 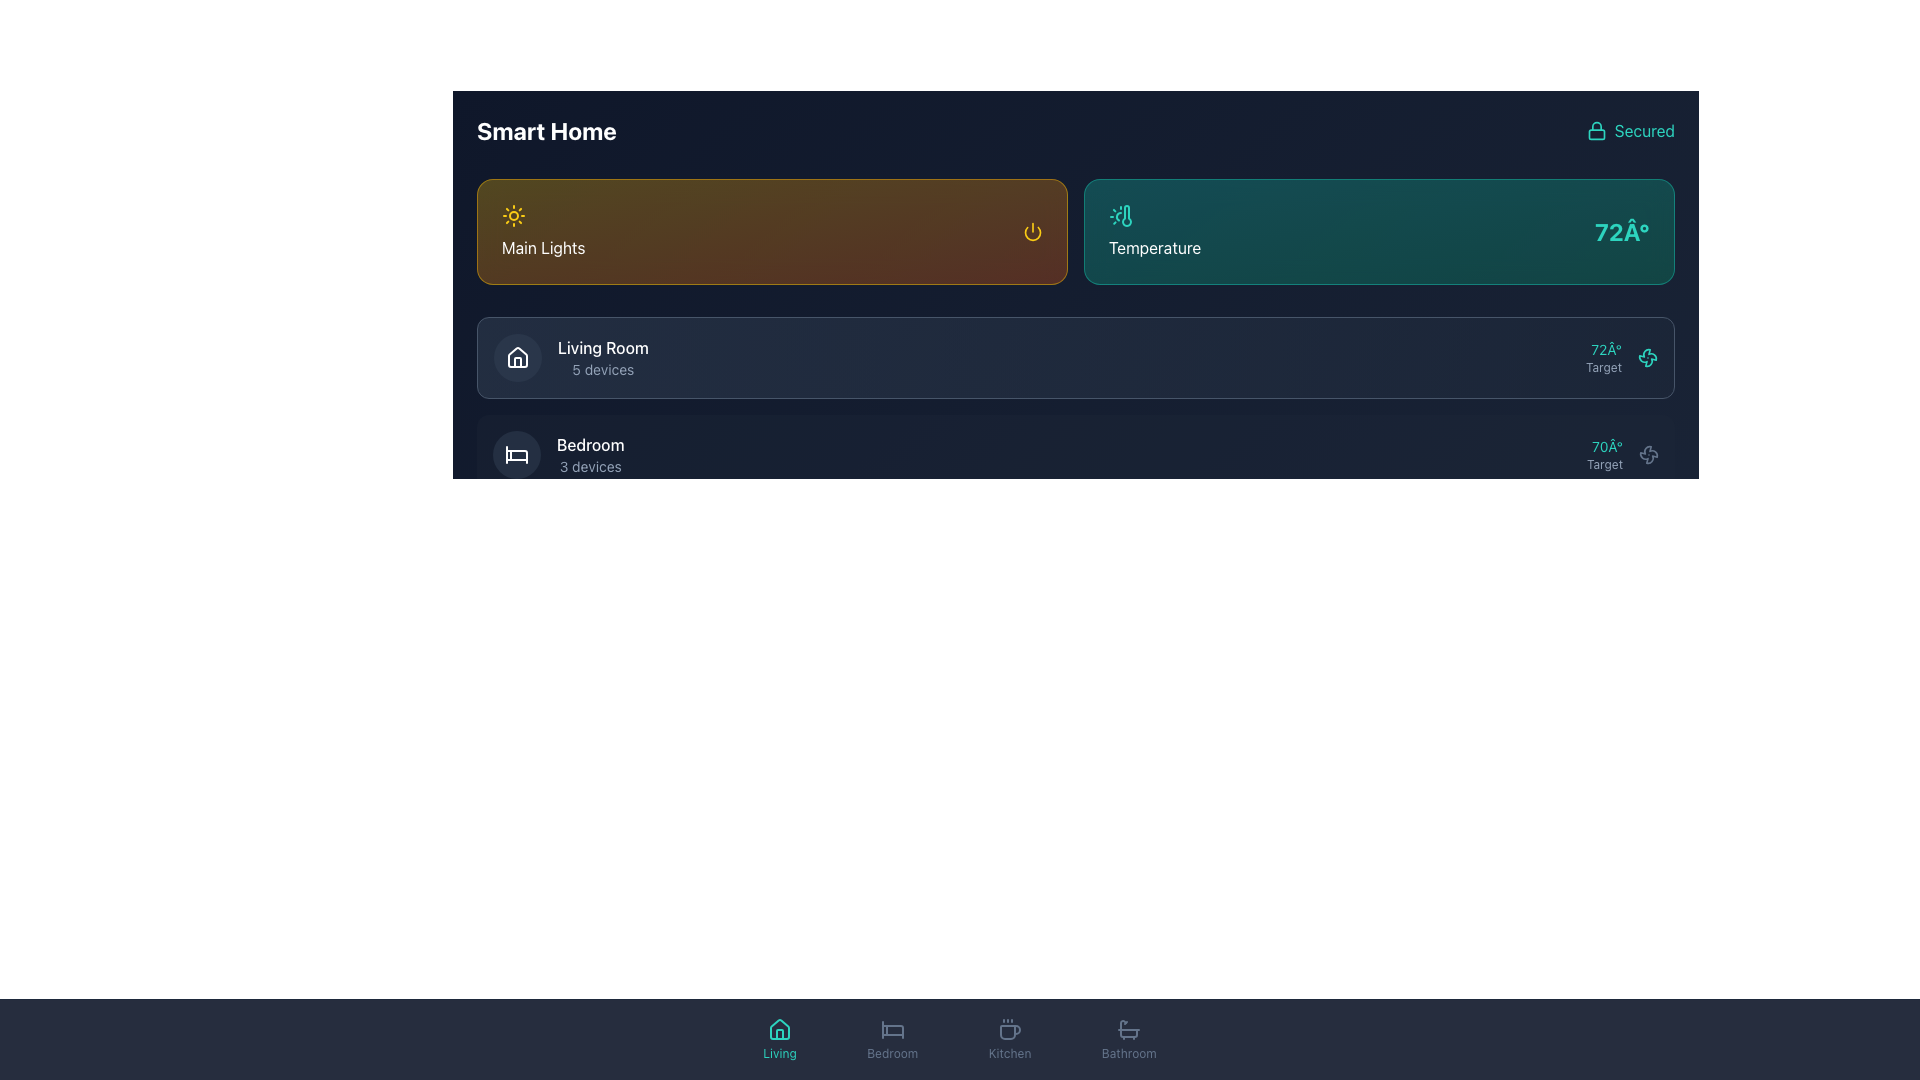 What do you see at coordinates (1622, 455) in the screenshot?
I see `the Temperature display in the bottom-right corner of the 'Bedroom' card, which shows a teal '70°' and a grey 'Target' label with a fan icon` at bounding box center [1622, 455].